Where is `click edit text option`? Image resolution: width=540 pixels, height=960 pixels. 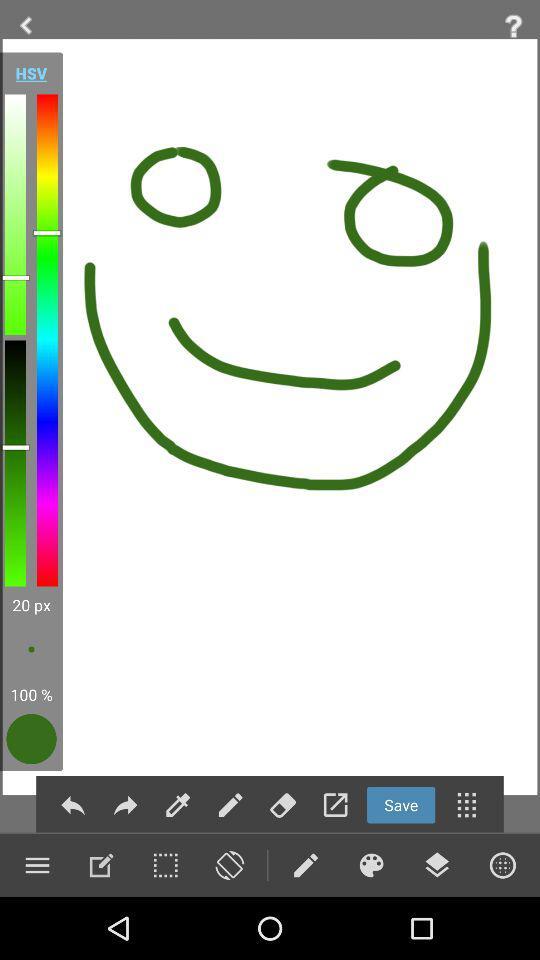 click edit text option is located at coordinates (100, 864).